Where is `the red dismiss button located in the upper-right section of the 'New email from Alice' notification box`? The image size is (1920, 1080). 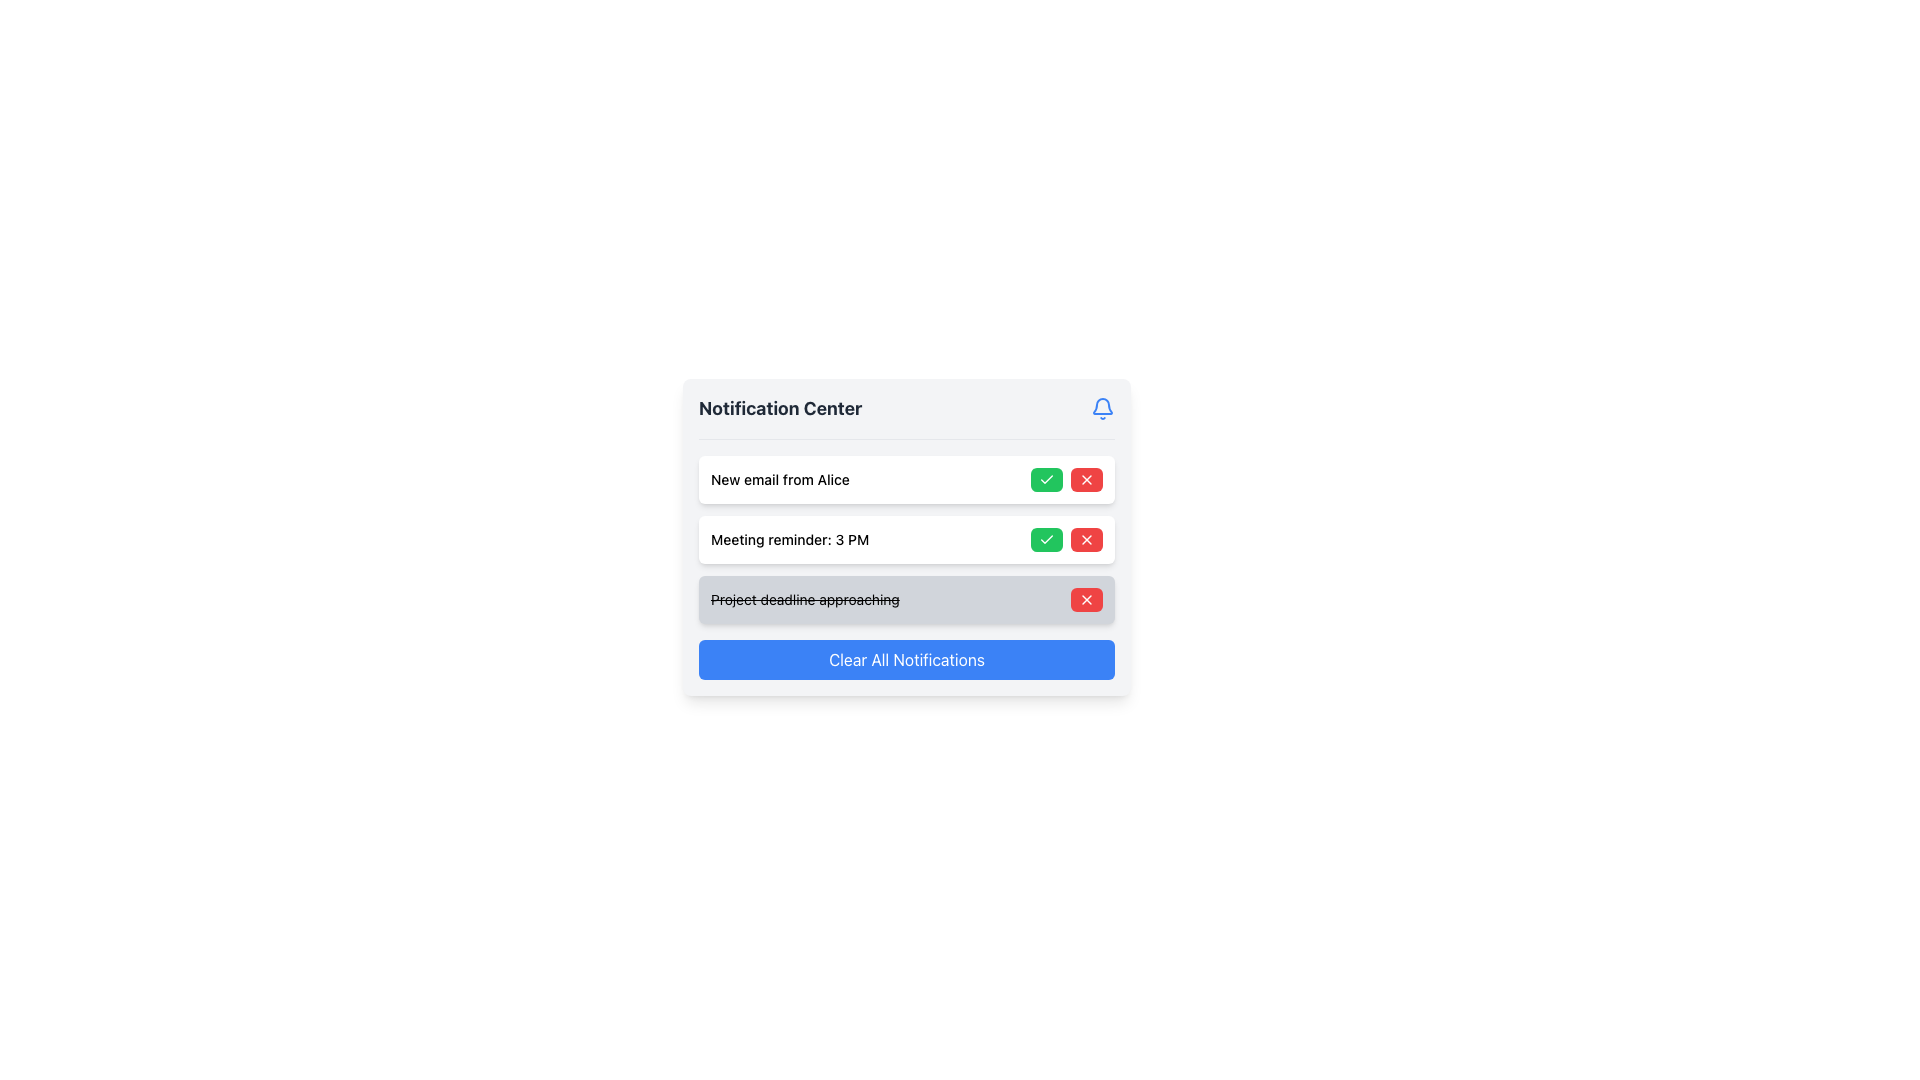
the red dismiss button located in the upper-right section of the 'New email from Alice' notification box is located at coordinates (1065, 479).